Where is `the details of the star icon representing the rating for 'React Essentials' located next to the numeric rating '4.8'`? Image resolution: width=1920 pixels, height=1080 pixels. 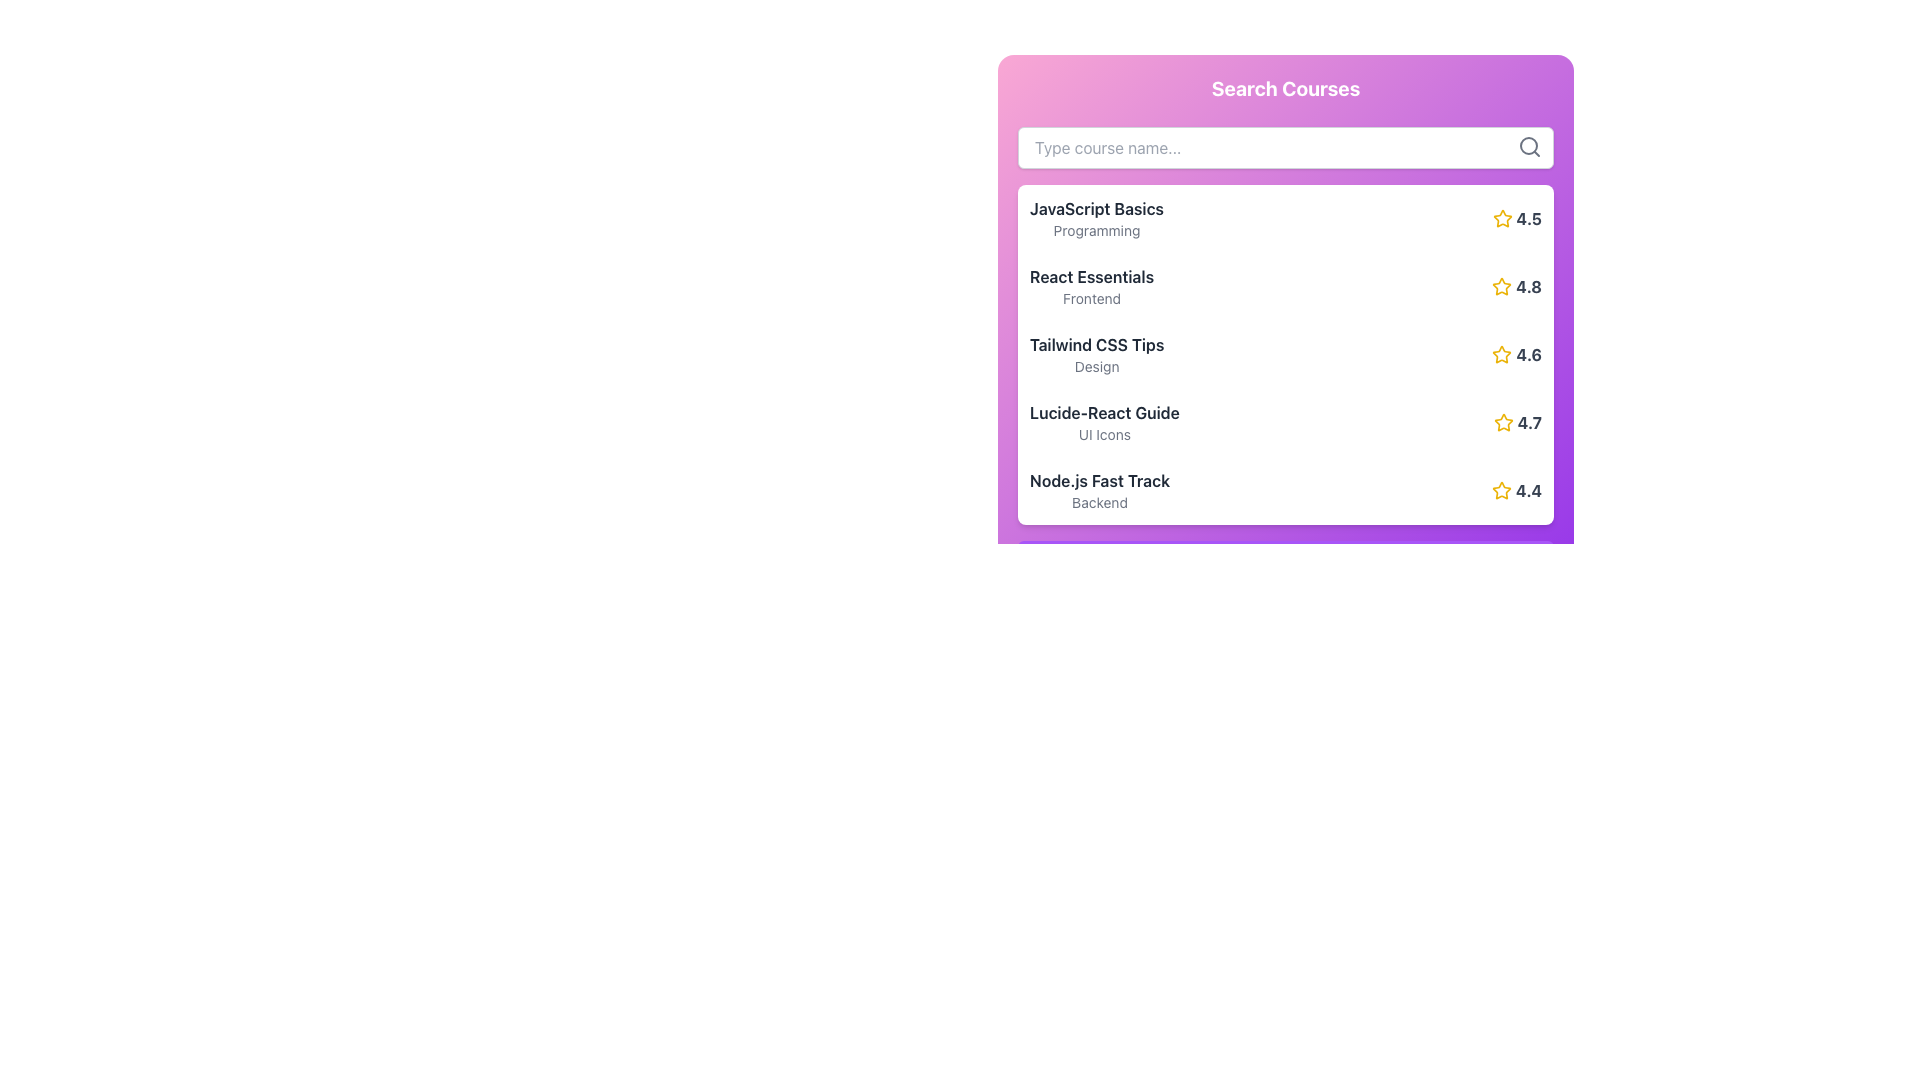 the details of the star icon representing the rating for 'React Essentials' located next to the numeric rating '4.8' is located at coordinates (1502, 286).